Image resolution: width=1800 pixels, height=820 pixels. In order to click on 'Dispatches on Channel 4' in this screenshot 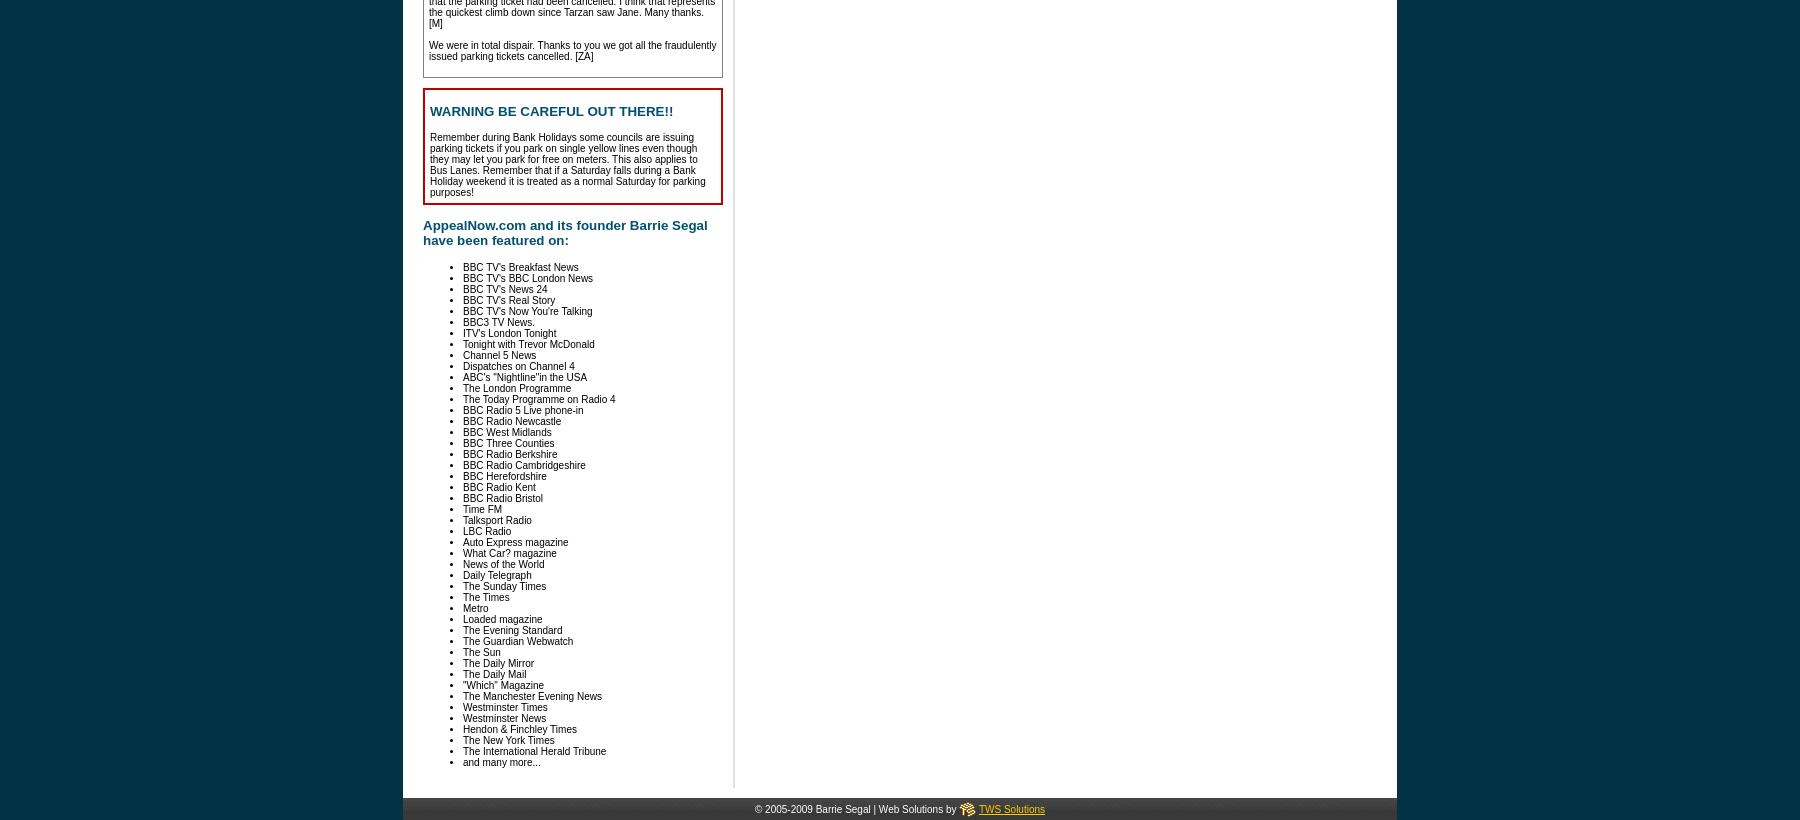, I will do `click(461, 365)`.